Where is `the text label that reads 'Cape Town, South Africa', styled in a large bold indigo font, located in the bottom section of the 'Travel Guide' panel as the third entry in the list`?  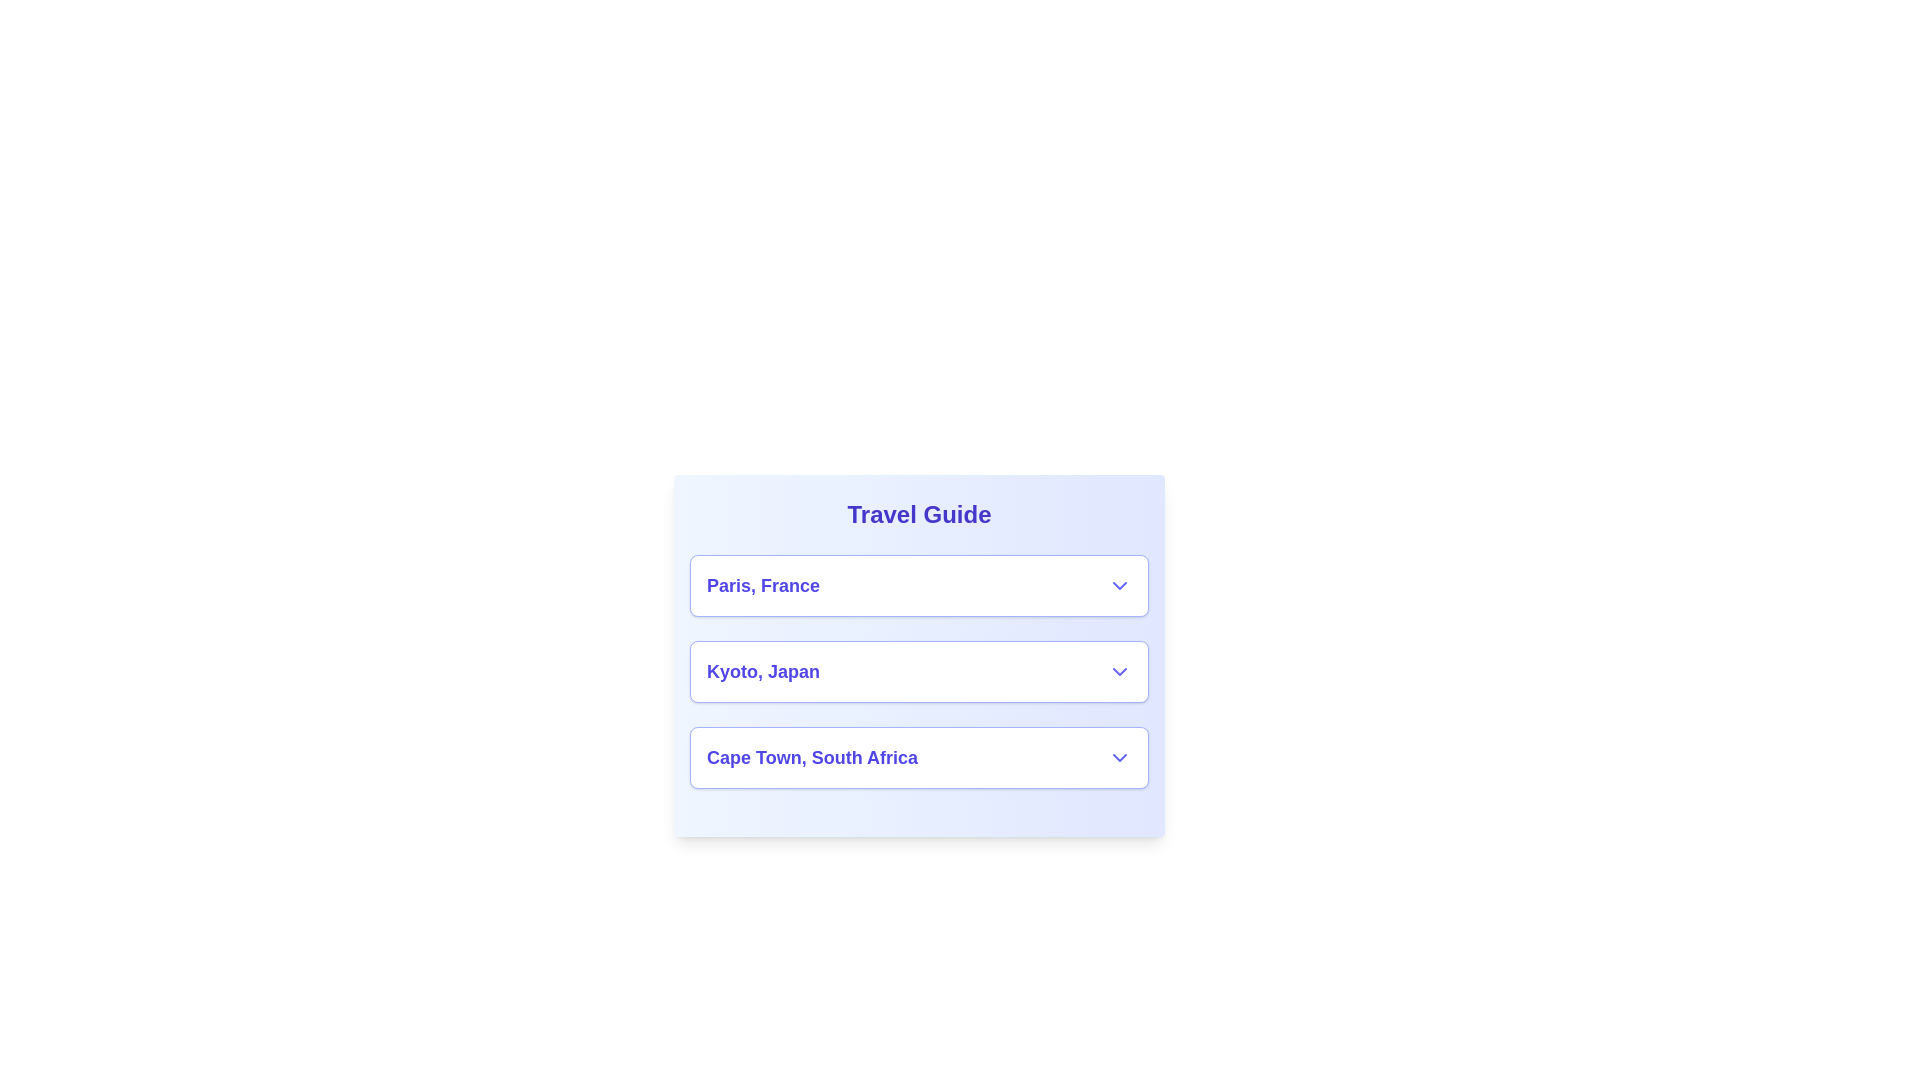
the text label that reads 'Cape Town, South Africa', styled in a large bold indigo font, located in the bottom section of the 'Travel Guide' panel as the third entry in the list is located at coordinates (812, 758).